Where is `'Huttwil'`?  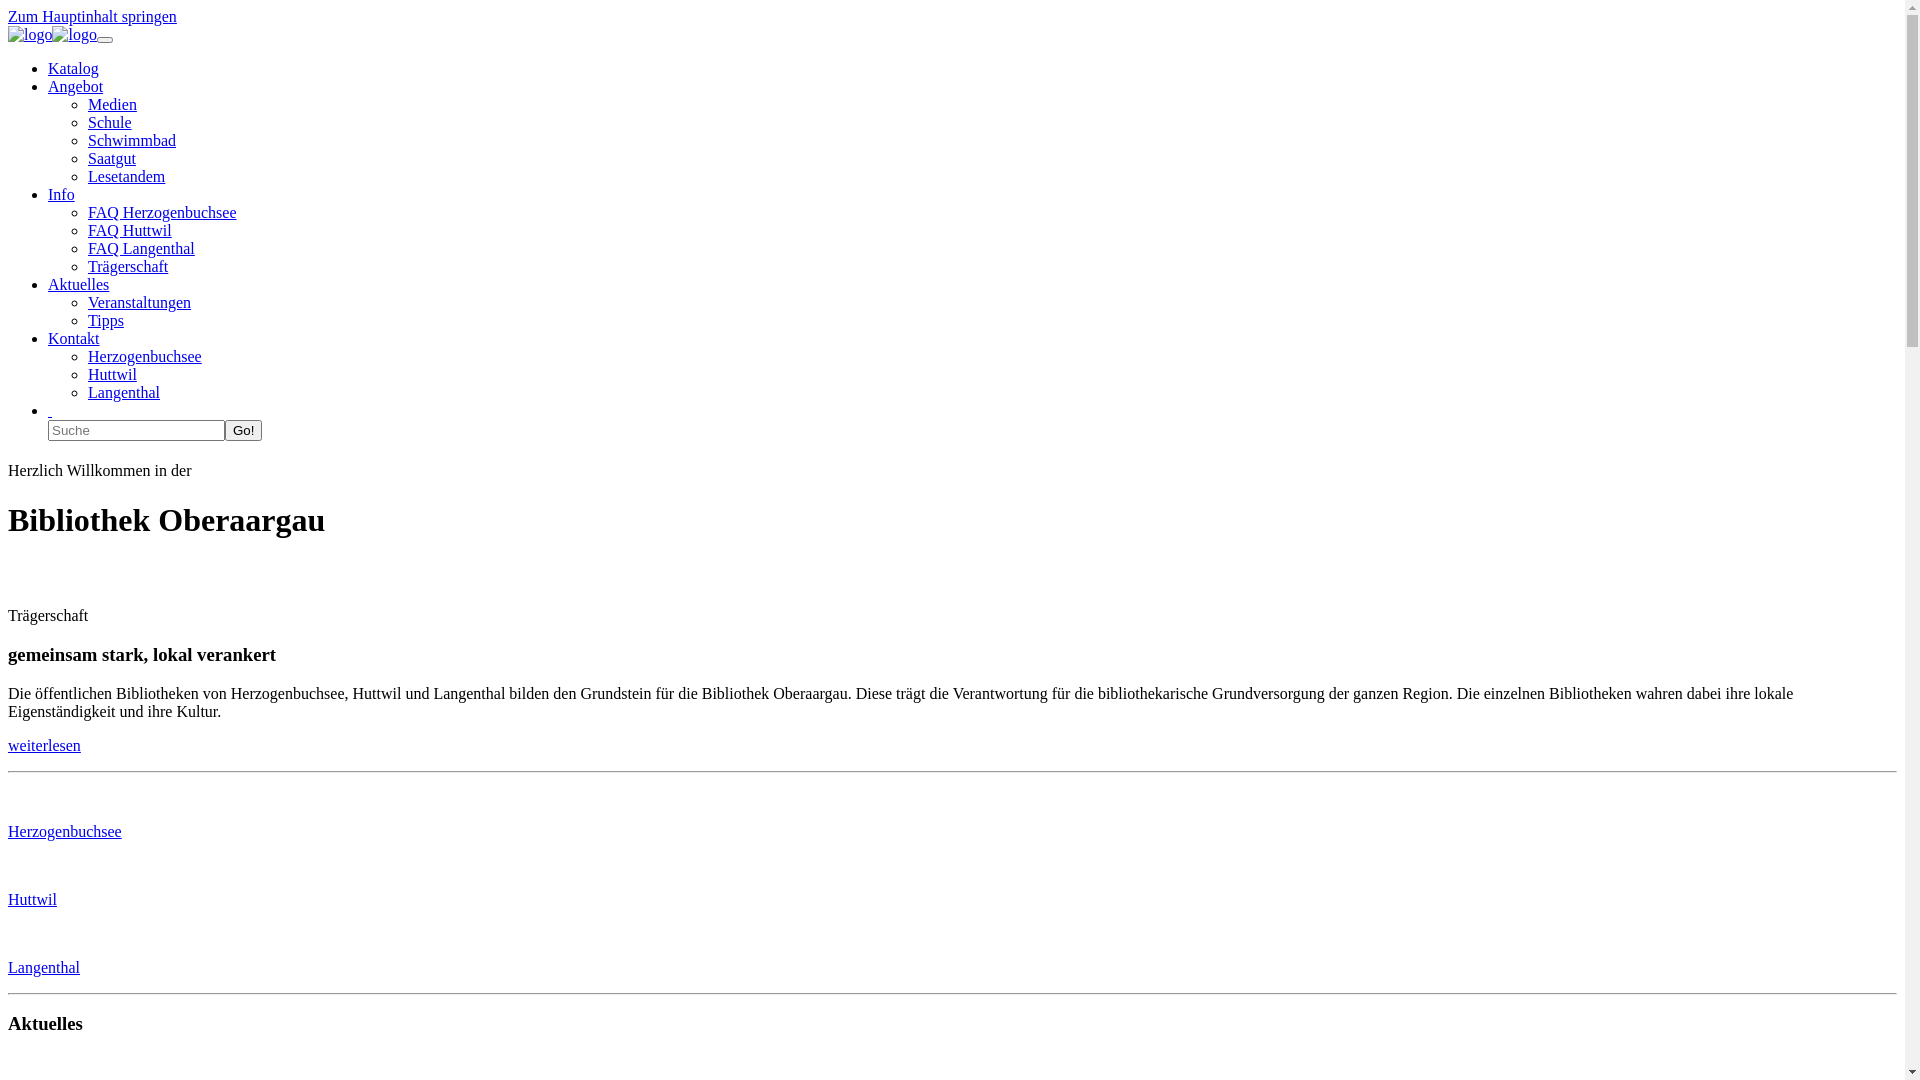 'Huttwil' is located at coordinates (8, 898).